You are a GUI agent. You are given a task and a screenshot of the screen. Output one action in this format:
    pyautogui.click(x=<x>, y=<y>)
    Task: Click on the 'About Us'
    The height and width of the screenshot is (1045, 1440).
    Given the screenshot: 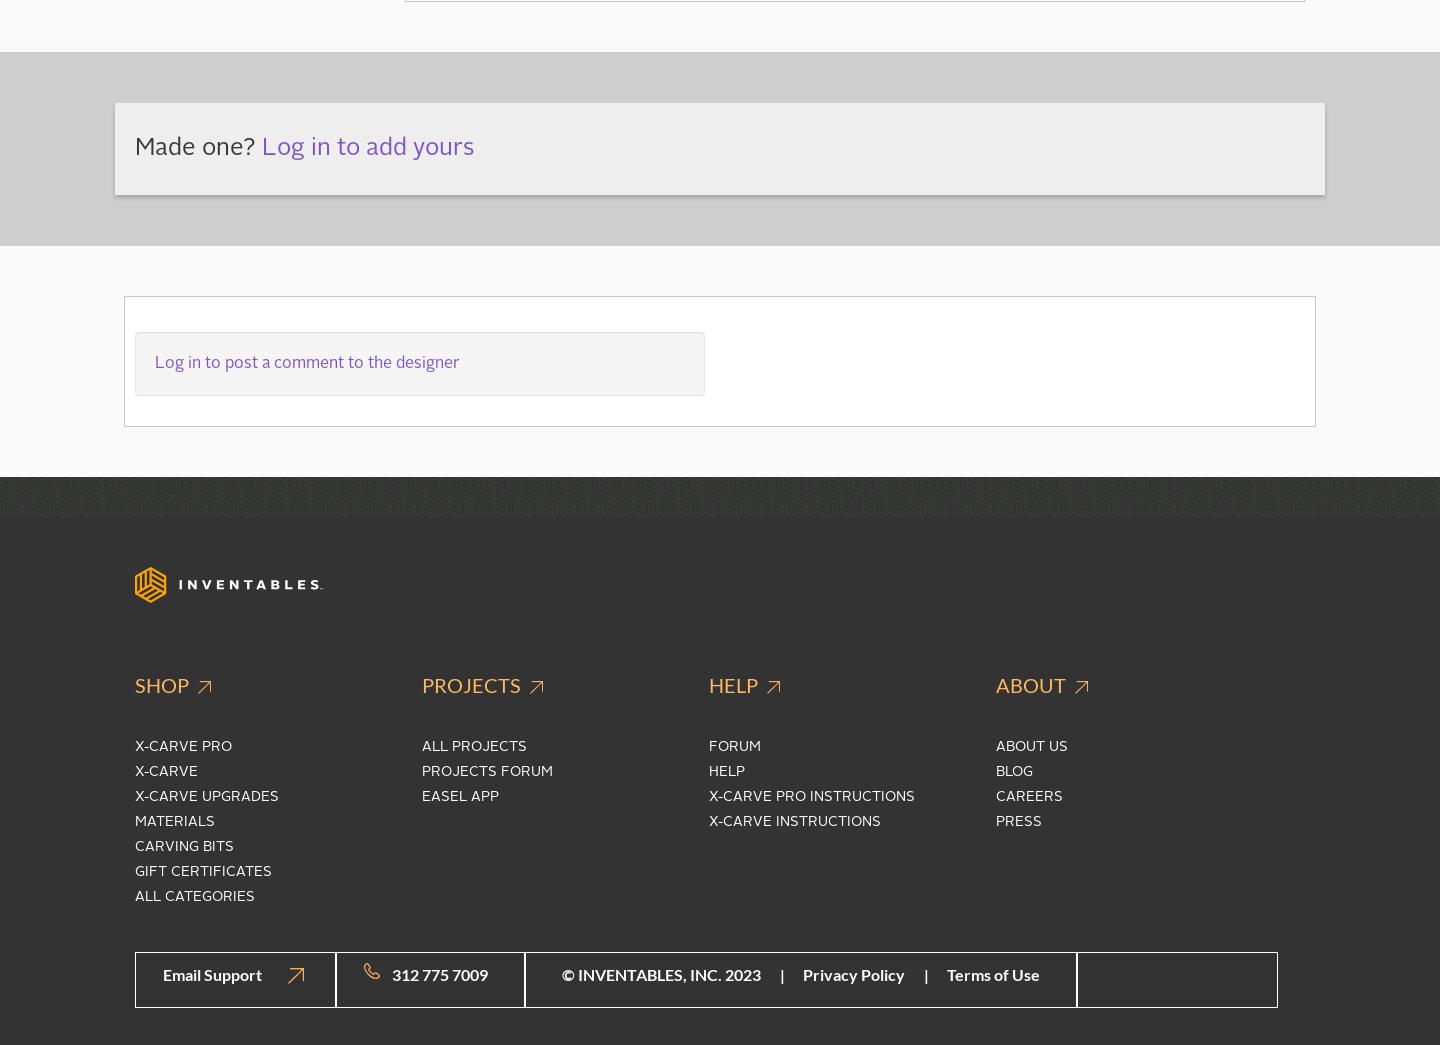 What is the action you would take?
    pyautogui.click(x=1032, y=745)
    